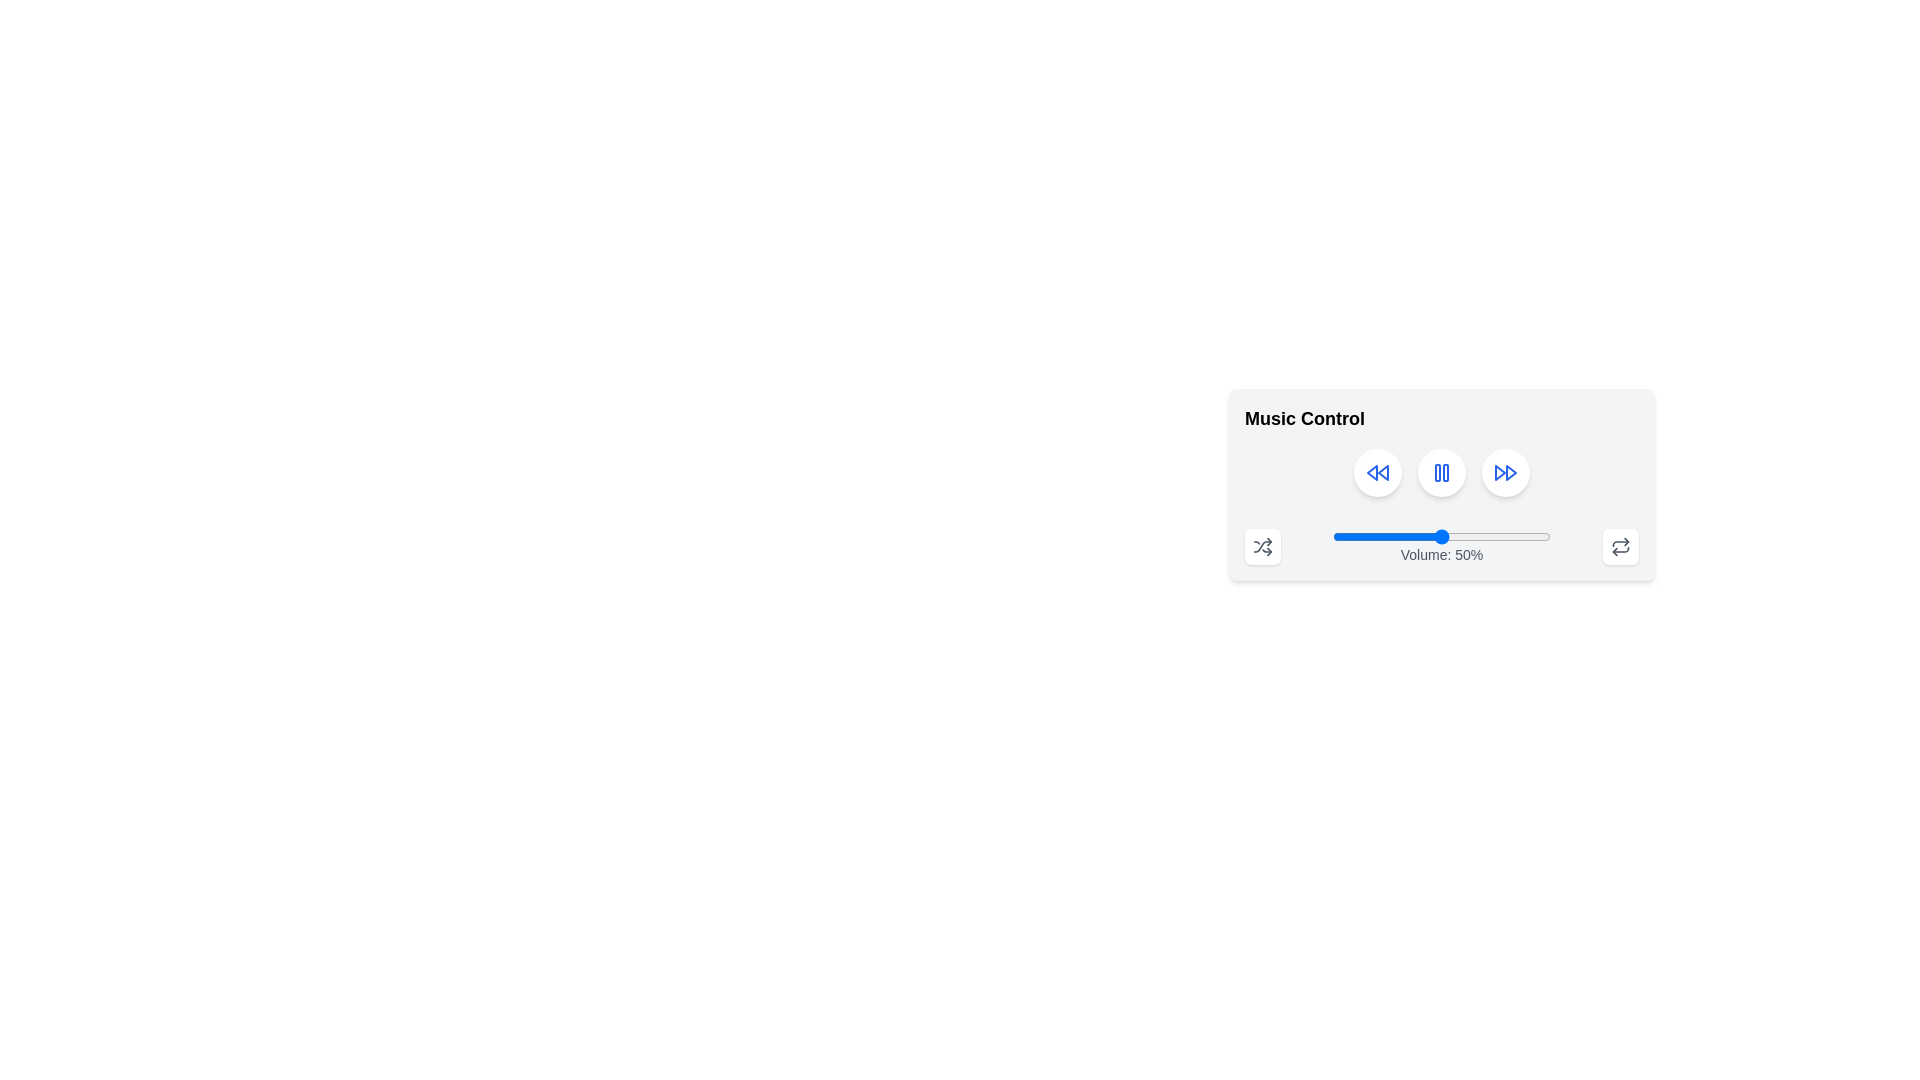 Image resolution: width=1920 pixels, height=1080 pixels. What do you see at coordinates (1305, 418) in the screenshot?
I see `text content of the 'Music Control' text label, which is prominently displayed in bold and larger font at the top-left corner of the music control interface` at bounding box center [1305, 418].